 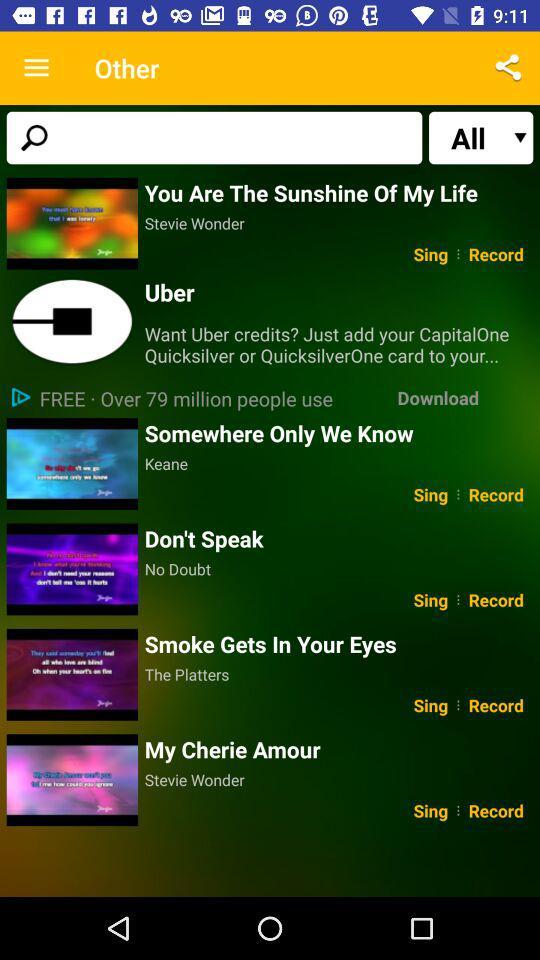 What do you see at coordinates (71, 322) in the screenshot?
I see `see more information` at bounding box center [71, 322].